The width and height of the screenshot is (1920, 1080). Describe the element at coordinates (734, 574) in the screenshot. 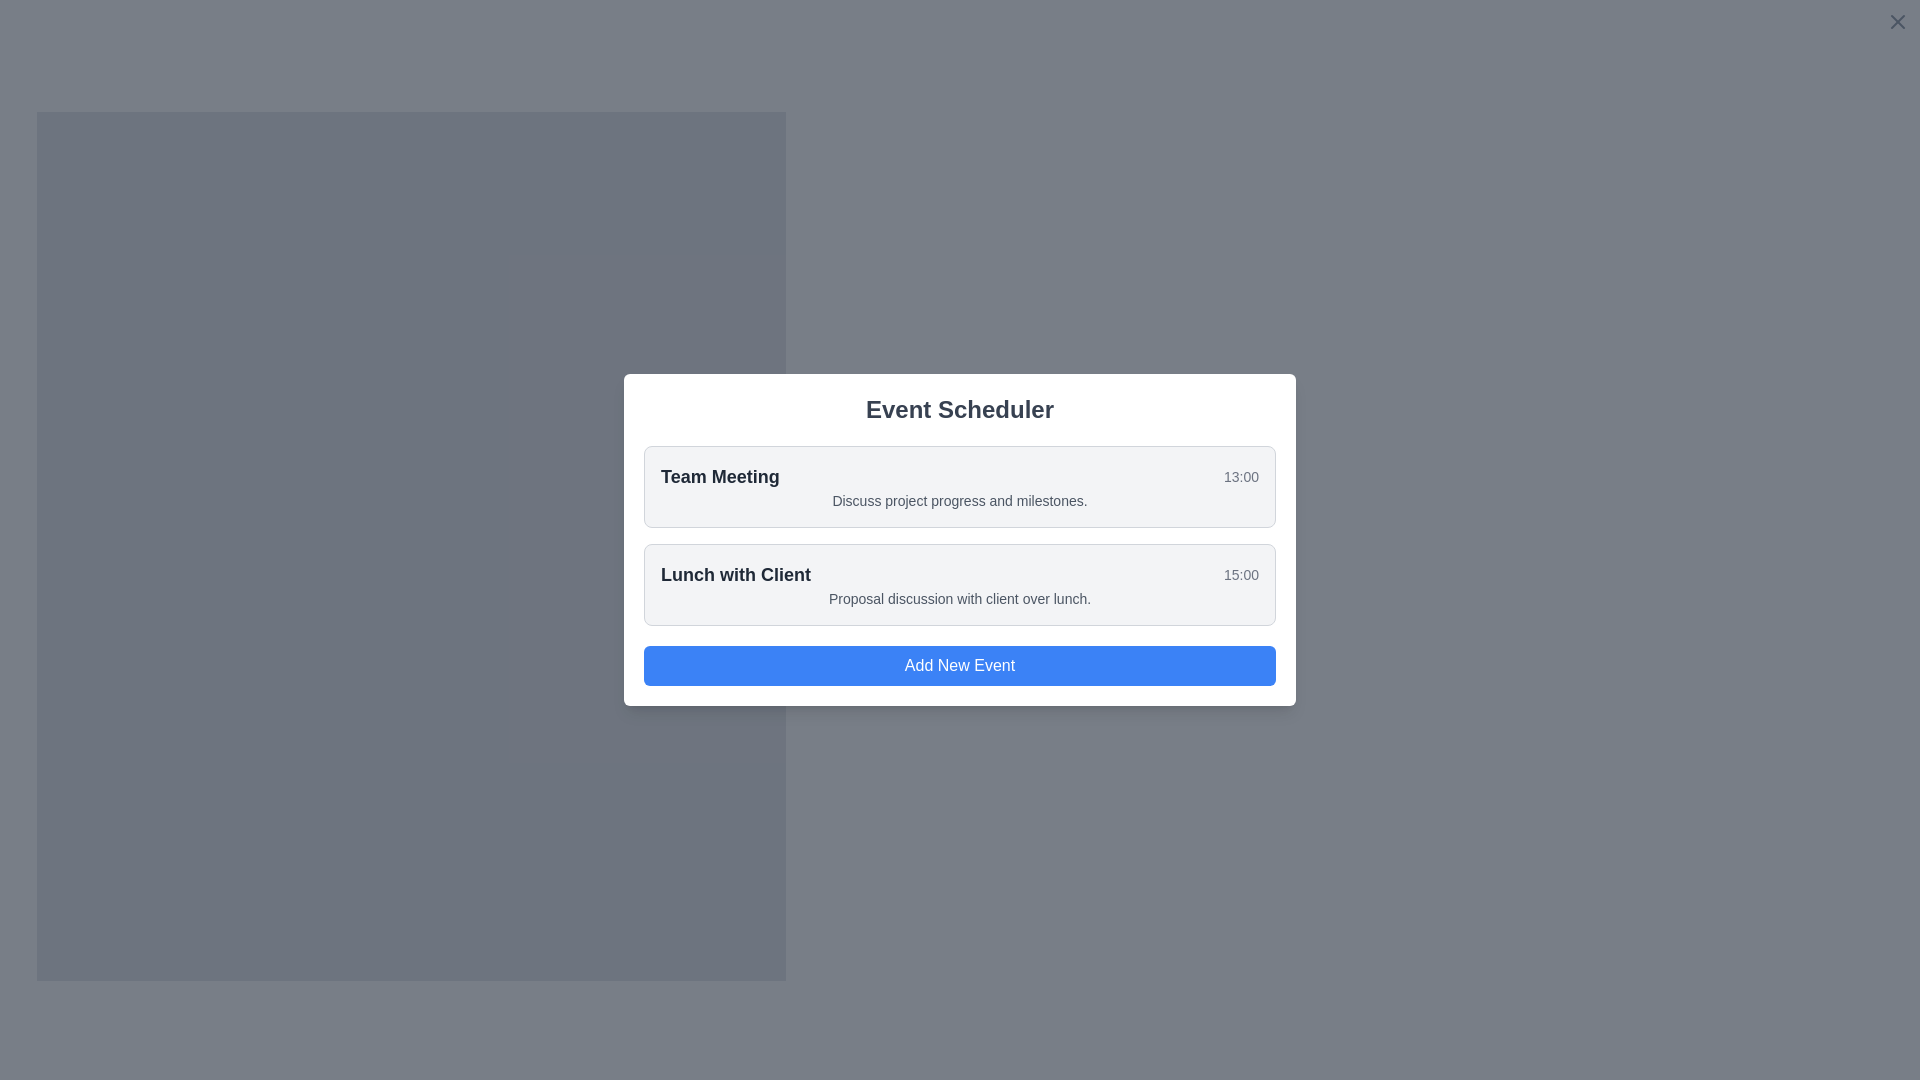

I see `on the title of the second event, 'Lunch with Client', located in the 'Event Scheduler' section` at that location.